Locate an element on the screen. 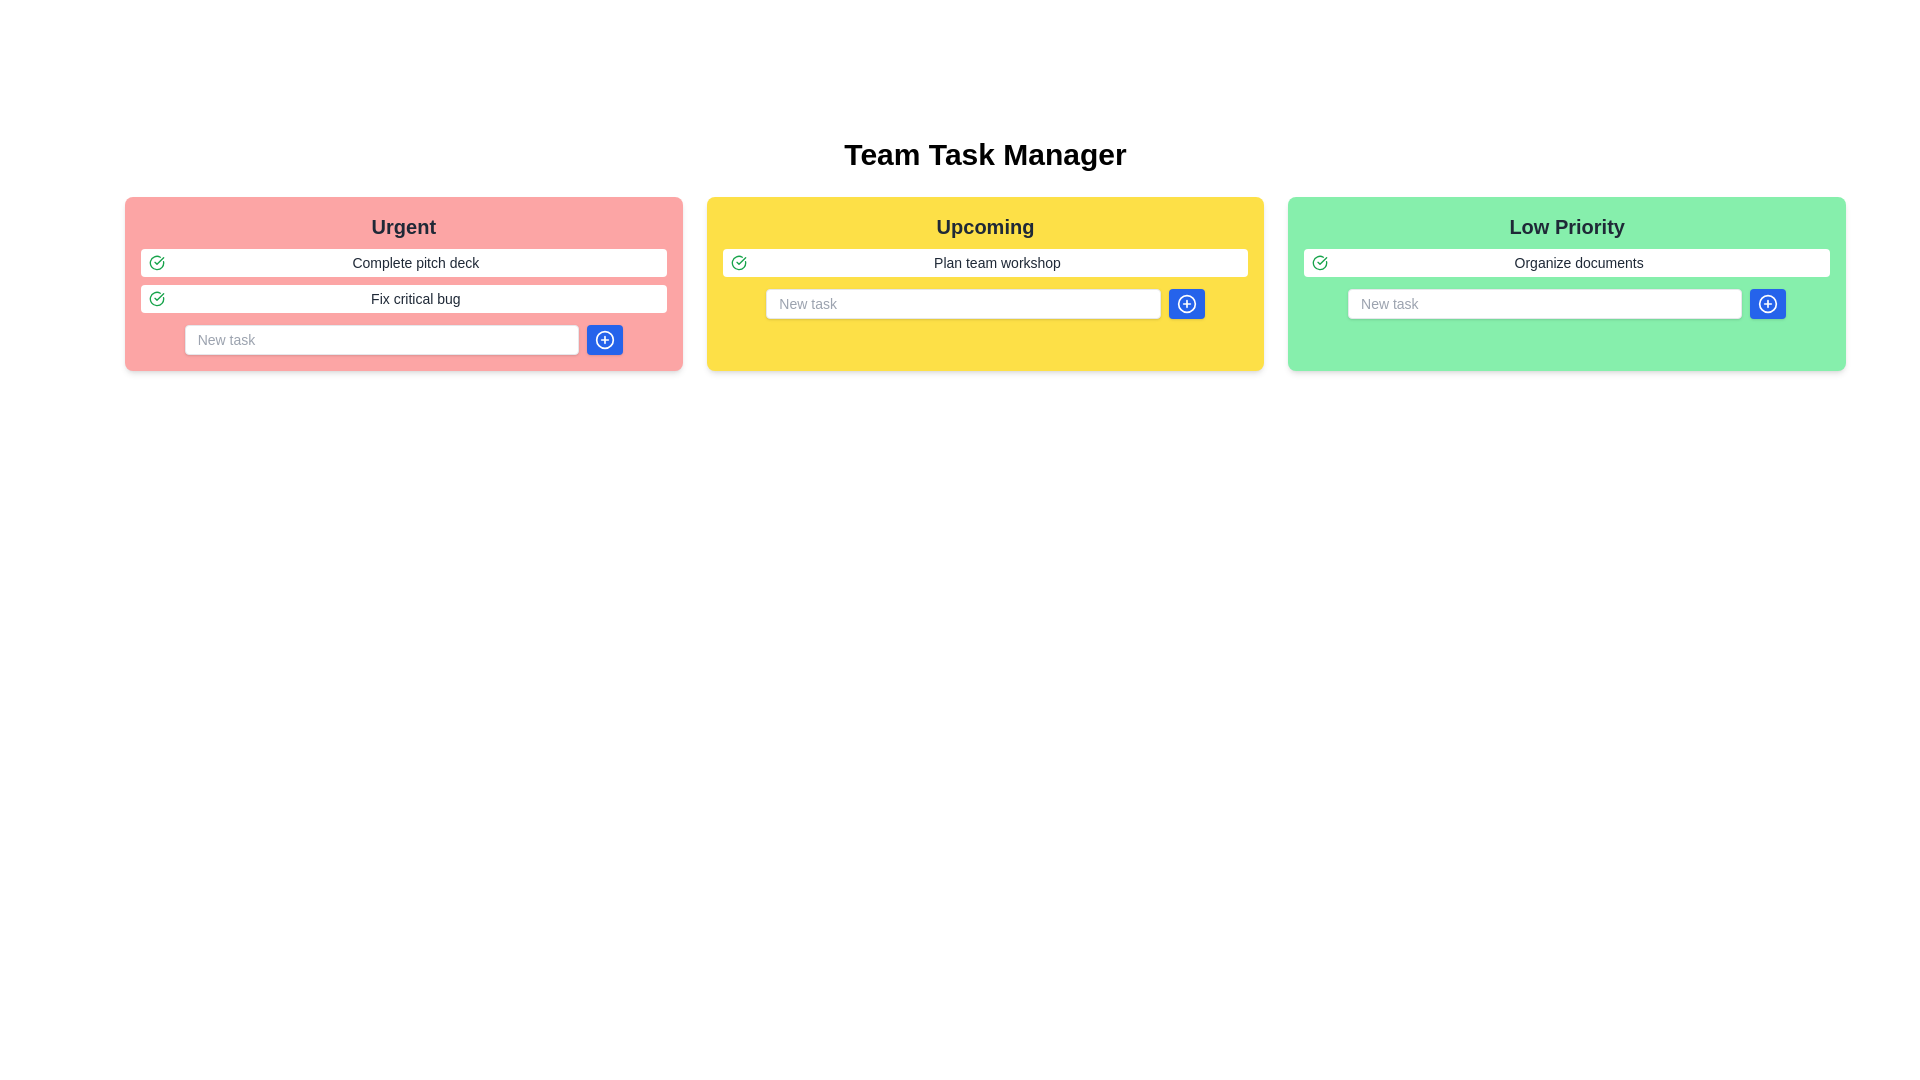 The height and width of the screenshot is (1080, 1920). the completed status icon, which is a small circular shape with a green border and a checkmark icon inside, located within the 'Urgent' task card to the left of the task labeled 'Fix critical bug.' is located at coordinates (1320, 261).